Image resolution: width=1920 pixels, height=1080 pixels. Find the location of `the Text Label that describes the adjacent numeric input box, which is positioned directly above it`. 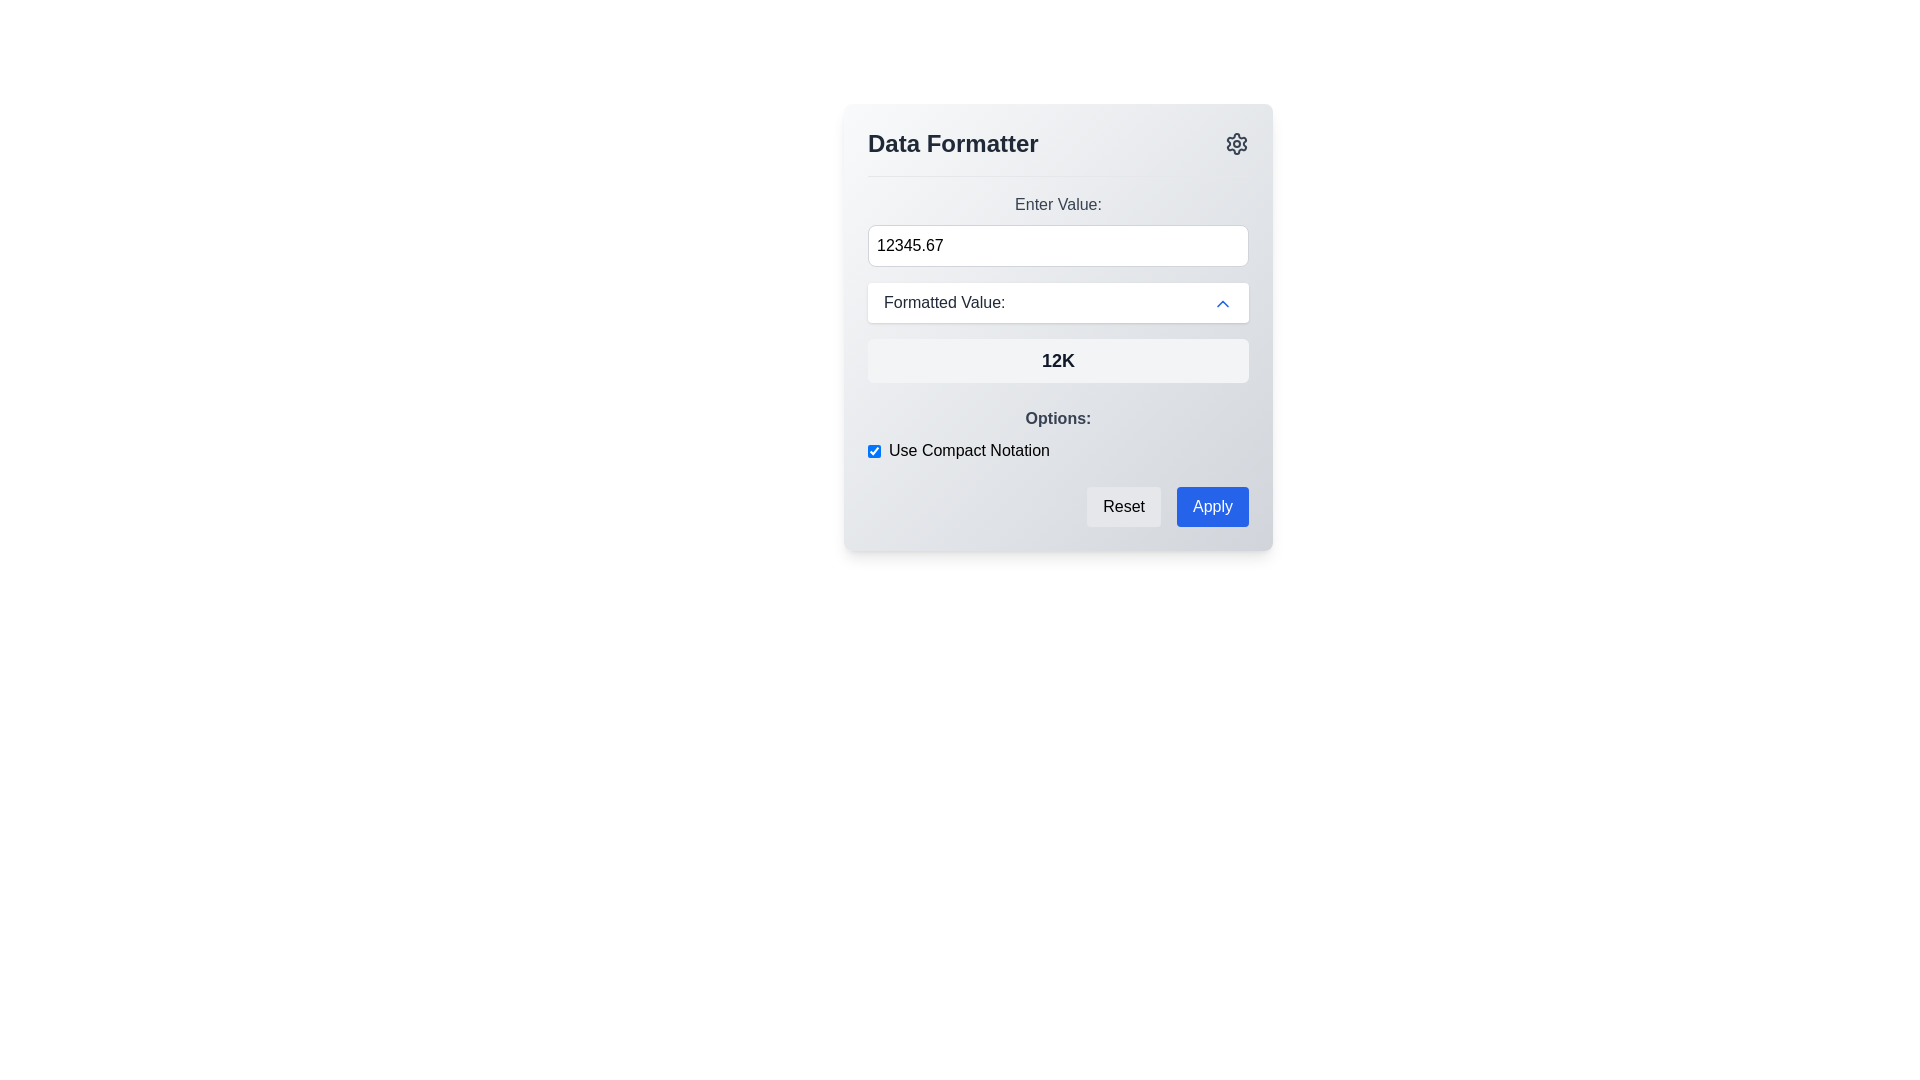

the Text Label that describes the adjacent numeric input box, which is positioned directly above it is located at coordinates (1057, 204).